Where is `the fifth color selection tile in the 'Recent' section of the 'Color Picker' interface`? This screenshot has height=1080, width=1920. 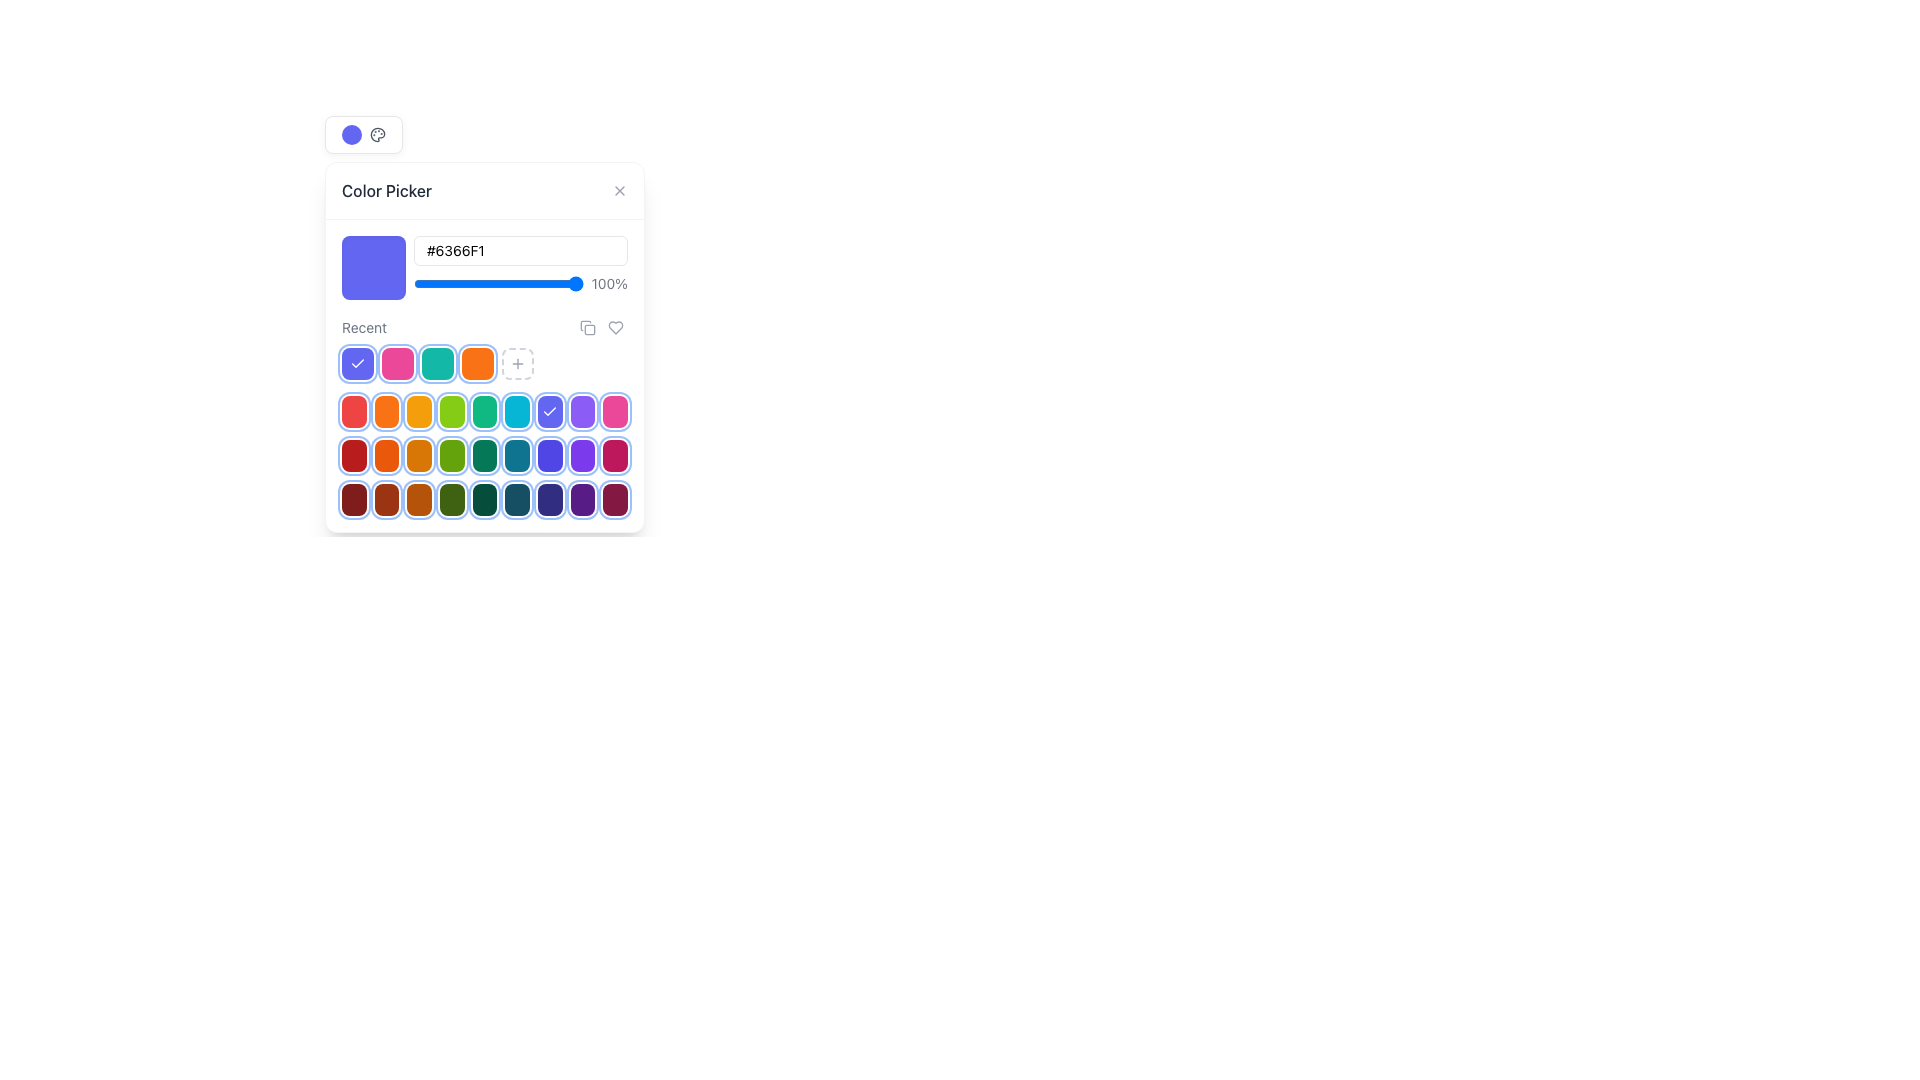 the fifth color selection tile in the 'Recent' section of the 'Color Picker' interface is located at coordinates (484, 363).